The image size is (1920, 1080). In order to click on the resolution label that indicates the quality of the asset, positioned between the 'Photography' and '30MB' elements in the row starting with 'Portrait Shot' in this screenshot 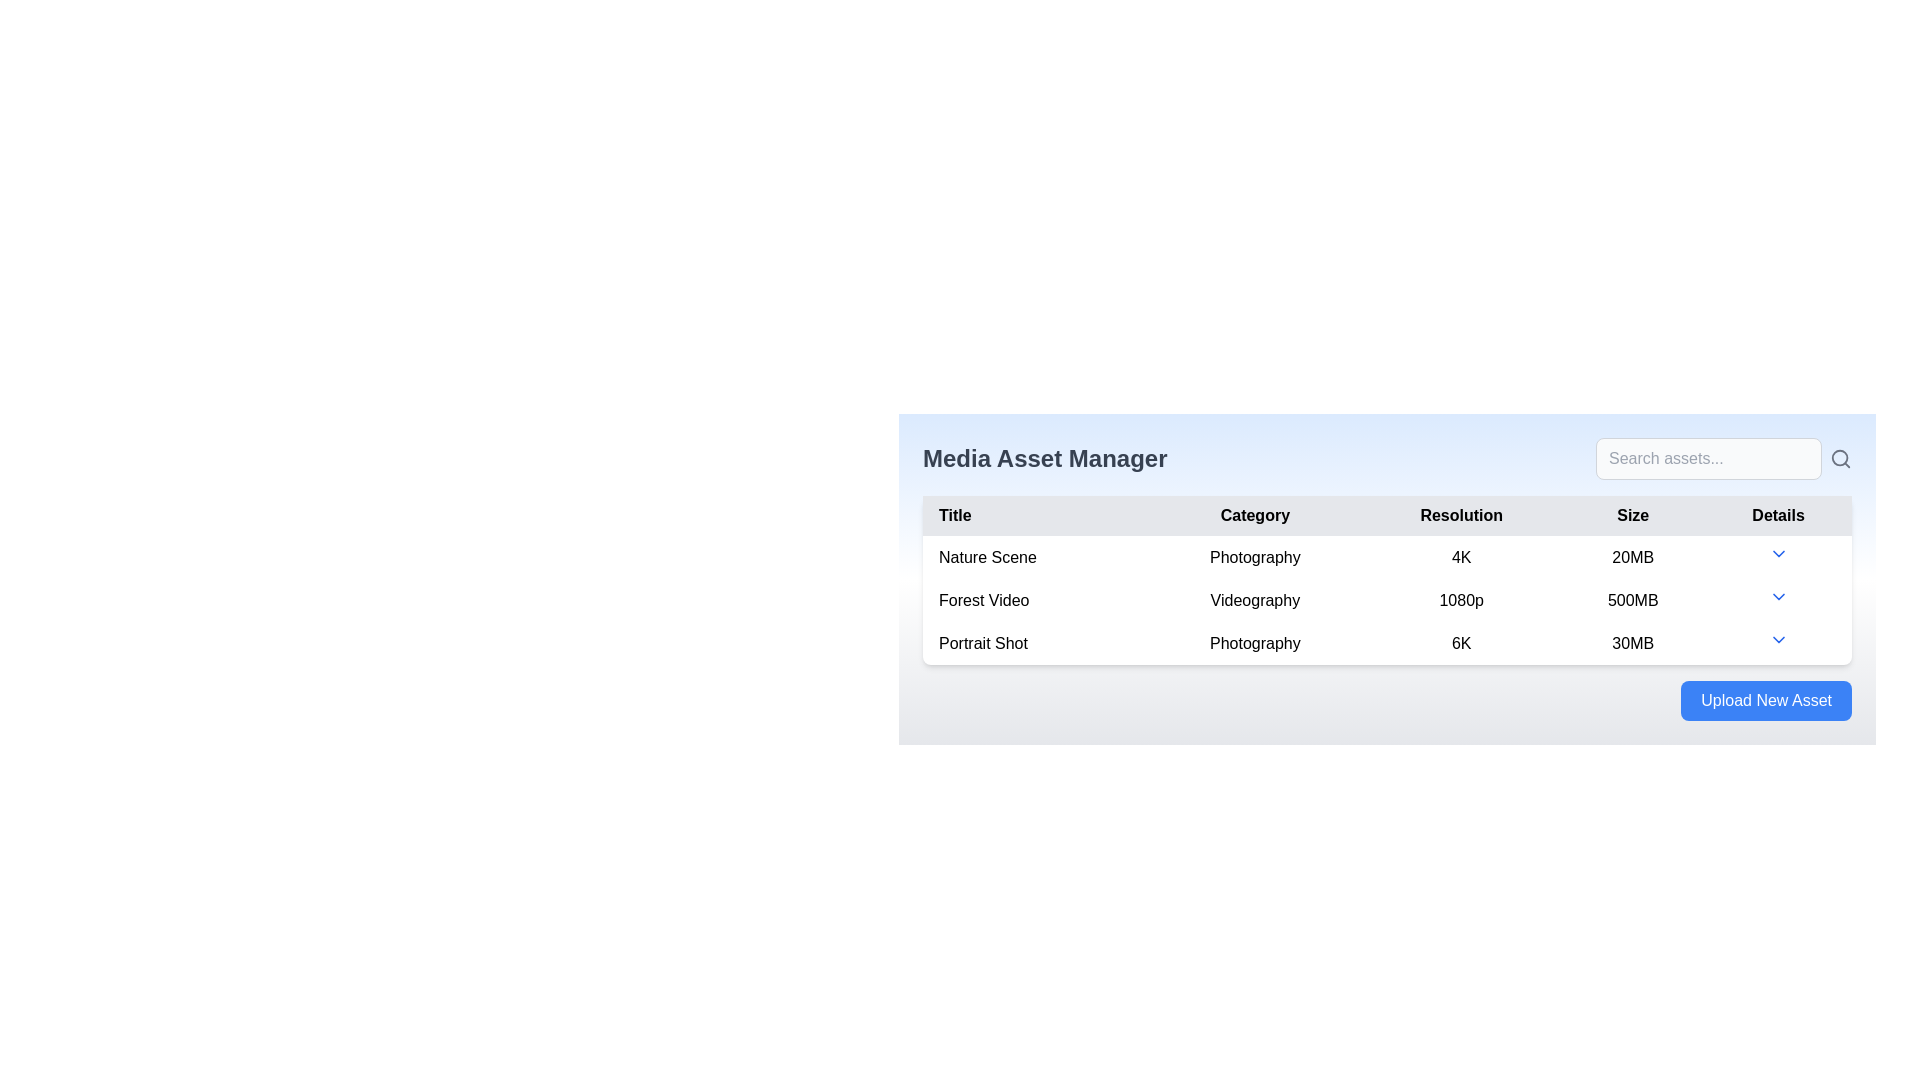, I will do `click(1461, 643)`.